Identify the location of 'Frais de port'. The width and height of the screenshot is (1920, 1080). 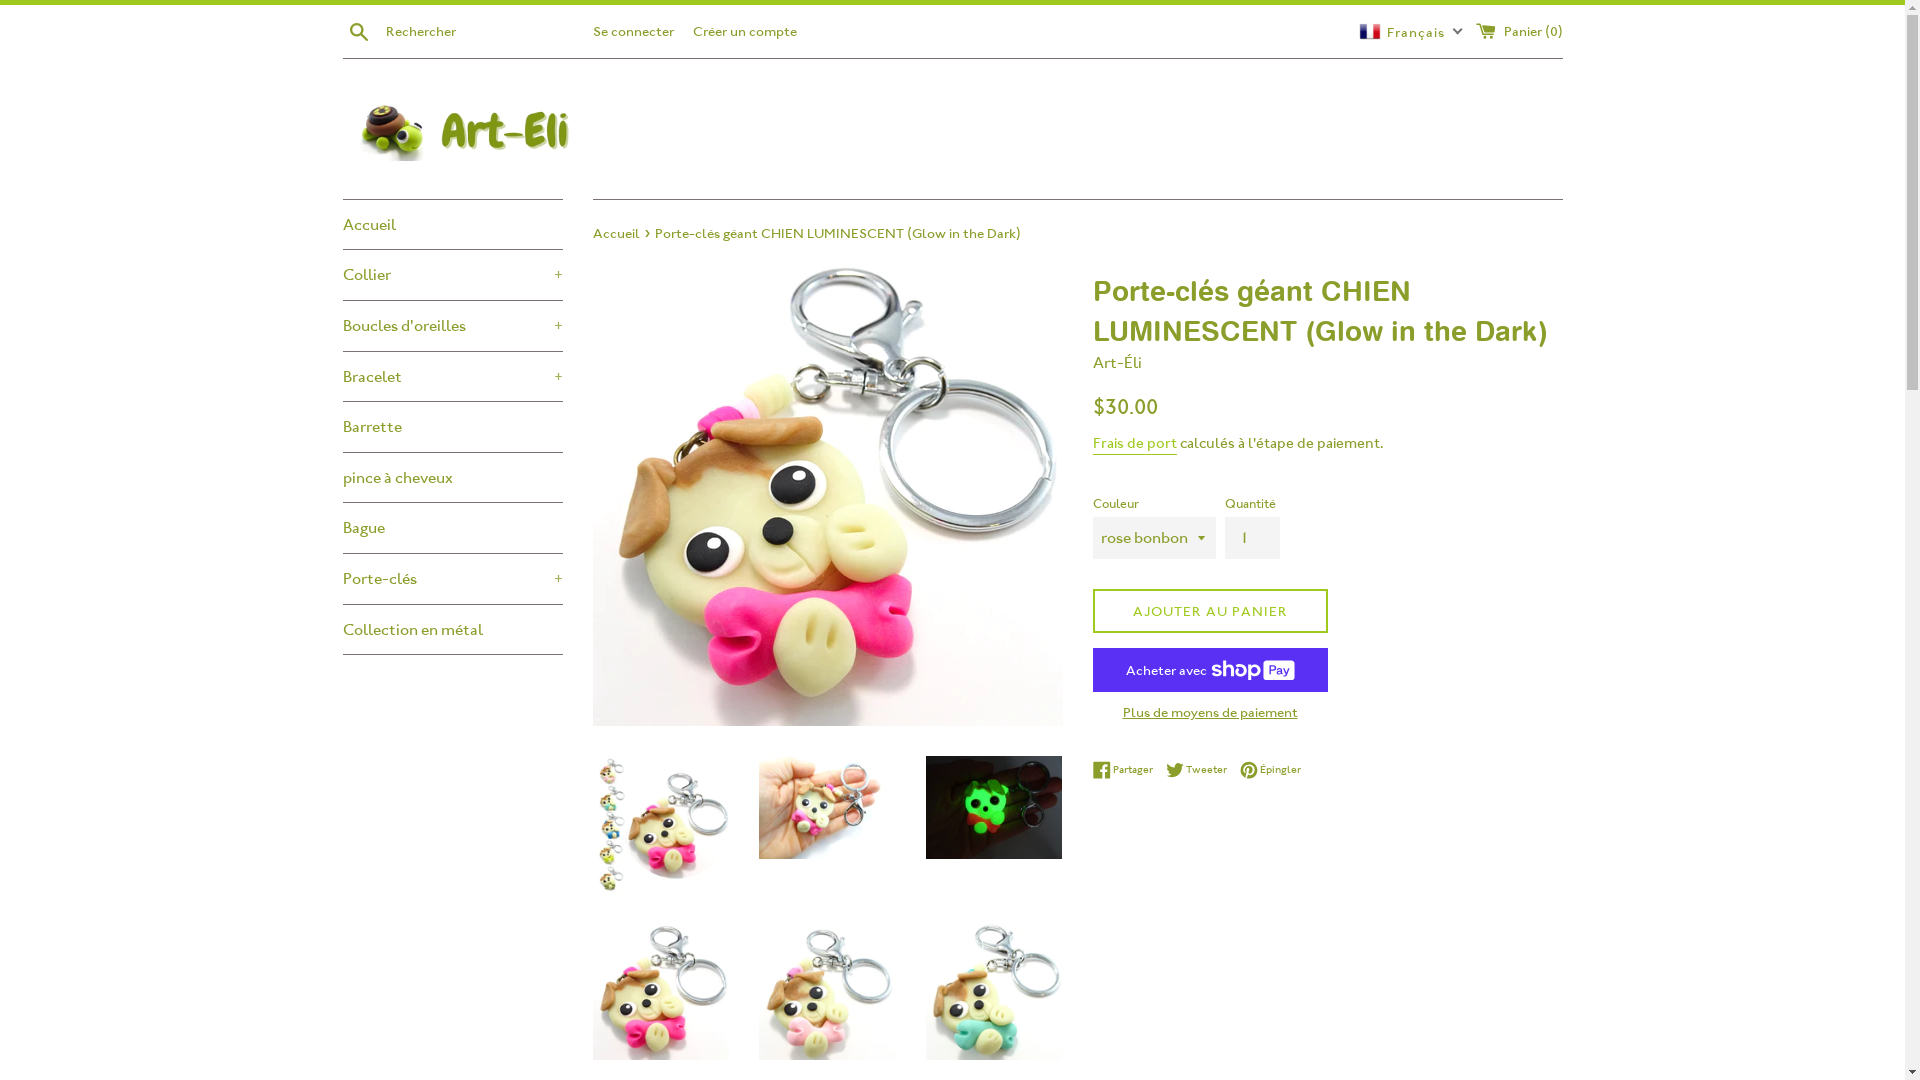
(1133, 443).